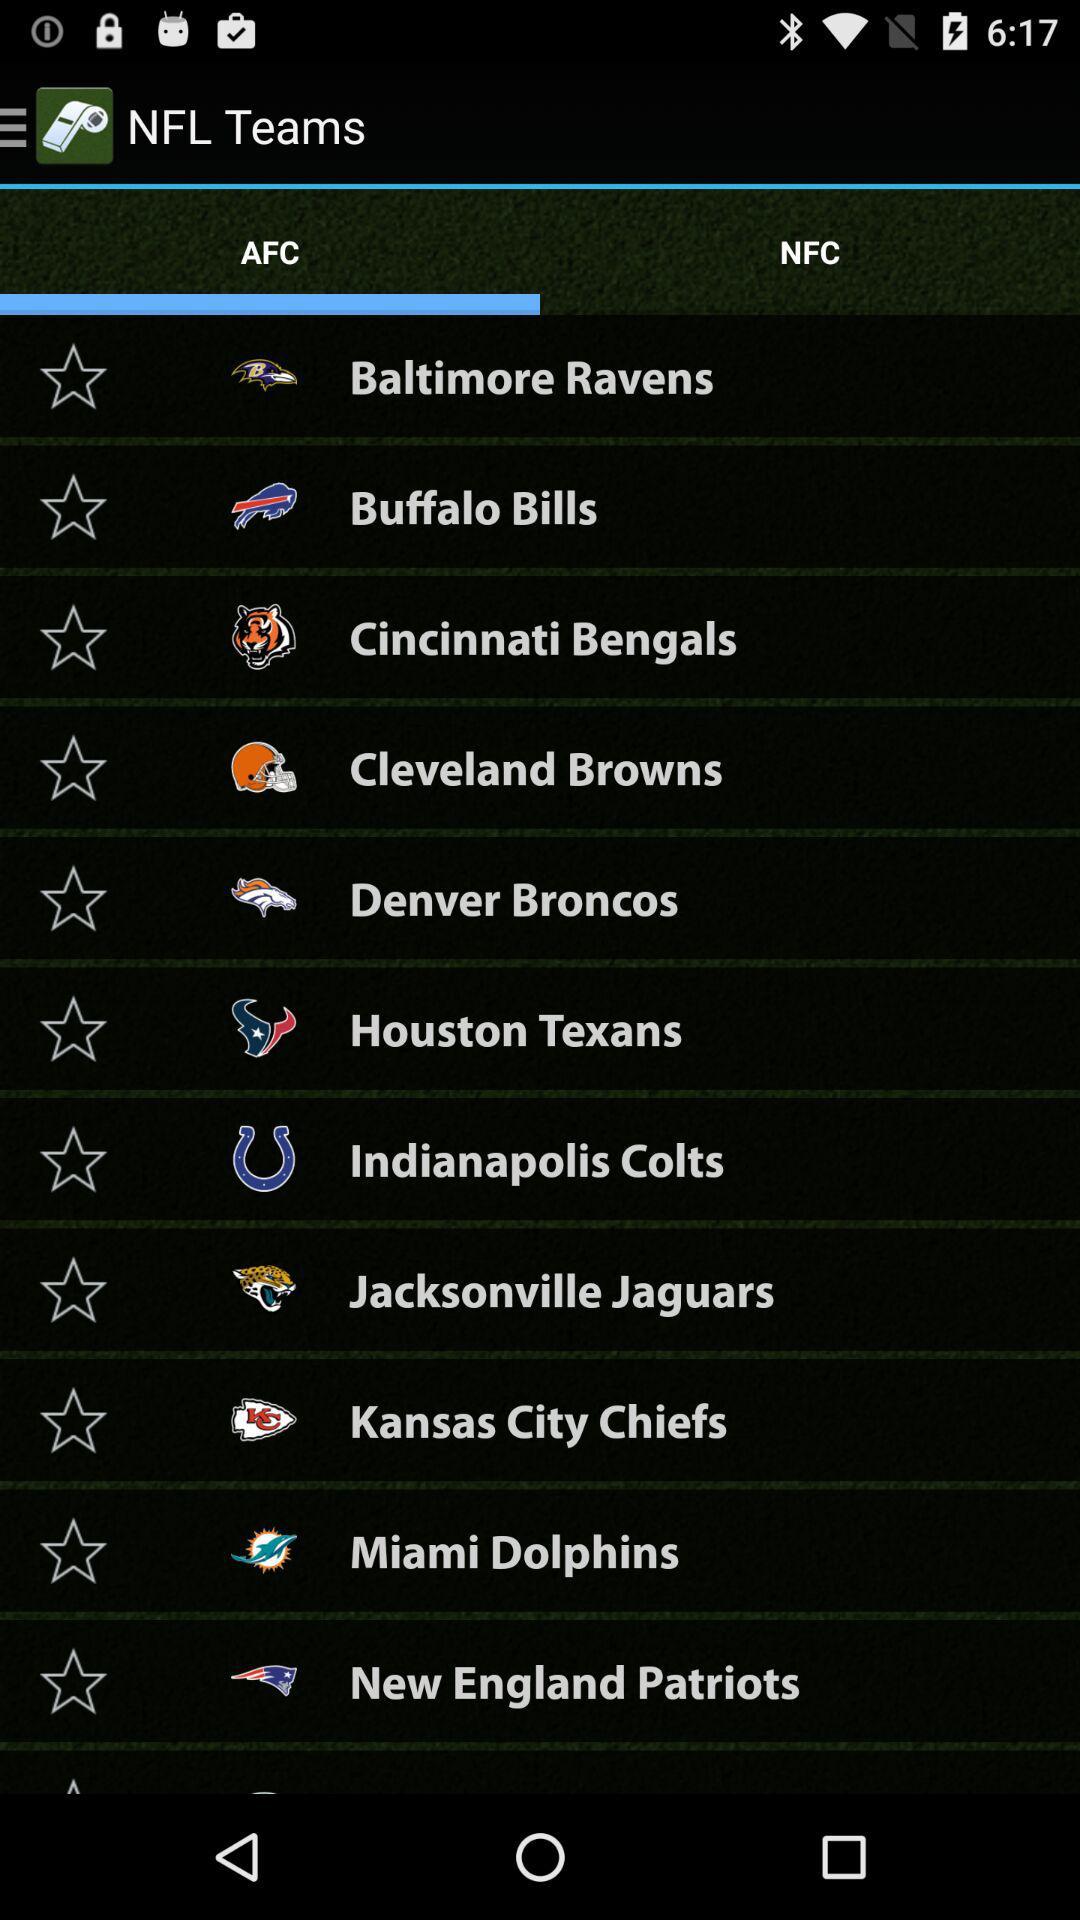 This screenshot has height=1920, width=1080. Describe the element at coordinates (513, 1549) in the screenshot. I see `icon below the kansas city chiefs icon` at that location.